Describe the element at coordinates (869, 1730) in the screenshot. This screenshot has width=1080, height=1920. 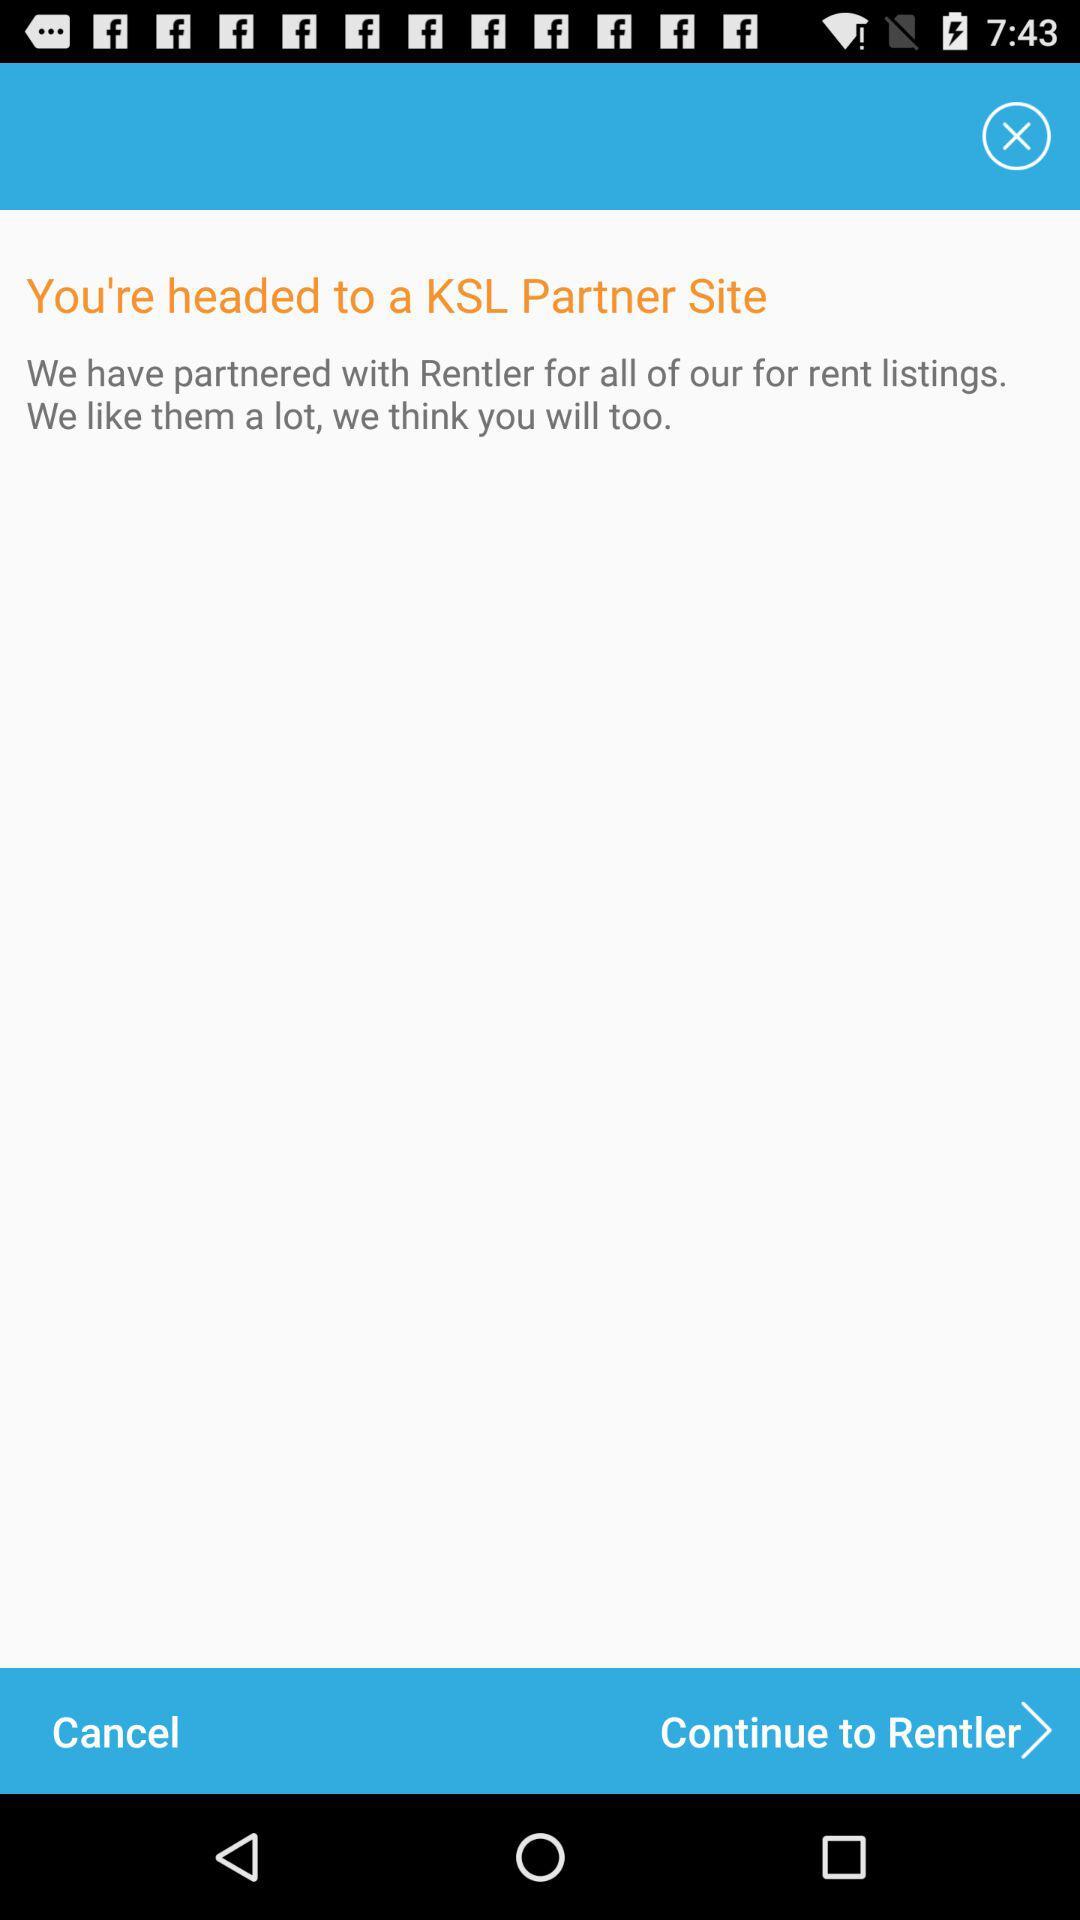
I see `continue to rentler item` at that location.